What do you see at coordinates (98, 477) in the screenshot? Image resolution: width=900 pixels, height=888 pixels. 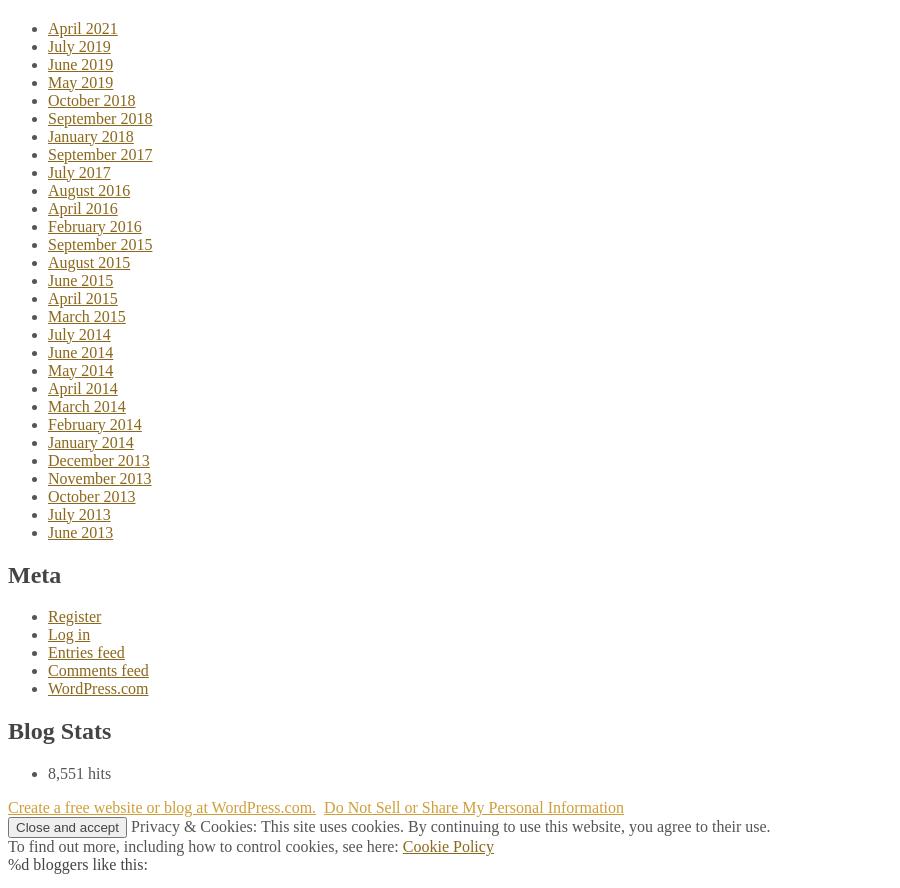 I see `'November 2013'` at bounding box center [98, 477].